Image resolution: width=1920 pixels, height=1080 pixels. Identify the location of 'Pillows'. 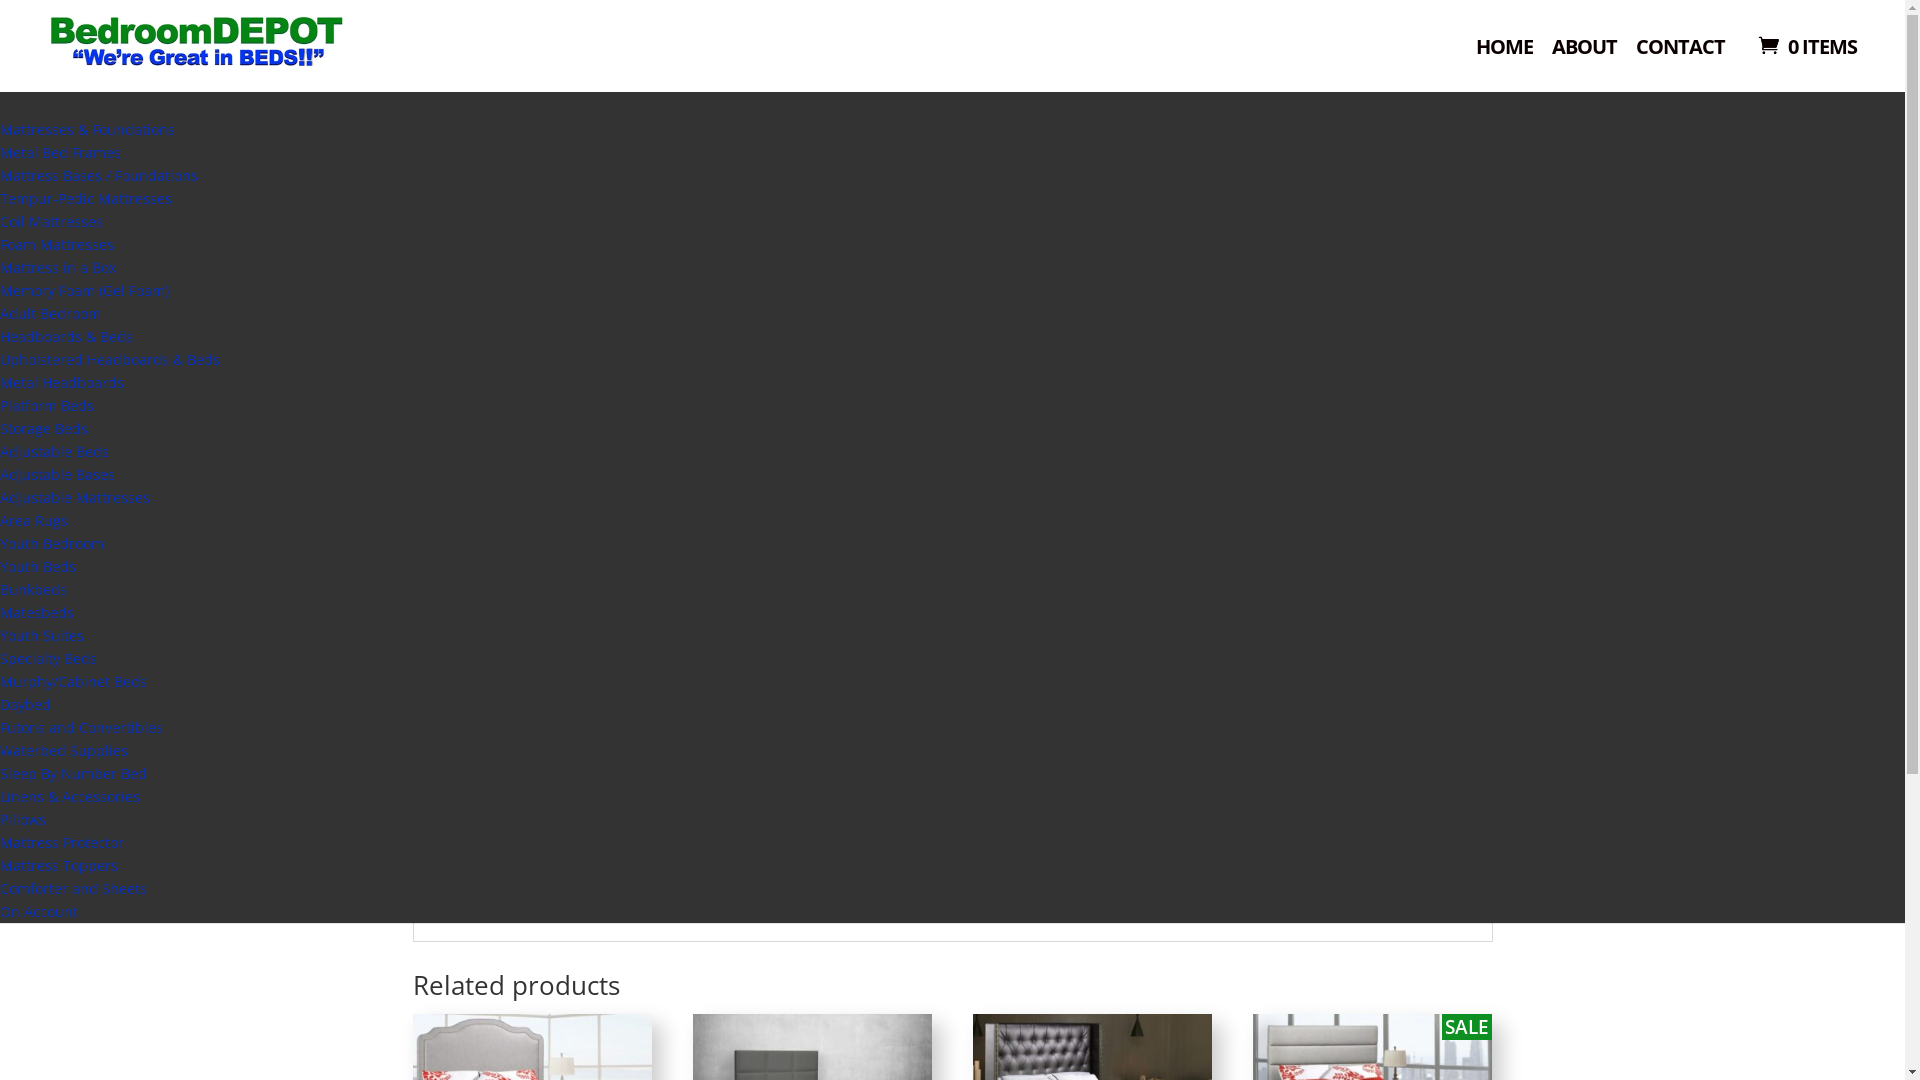
(0, 819).